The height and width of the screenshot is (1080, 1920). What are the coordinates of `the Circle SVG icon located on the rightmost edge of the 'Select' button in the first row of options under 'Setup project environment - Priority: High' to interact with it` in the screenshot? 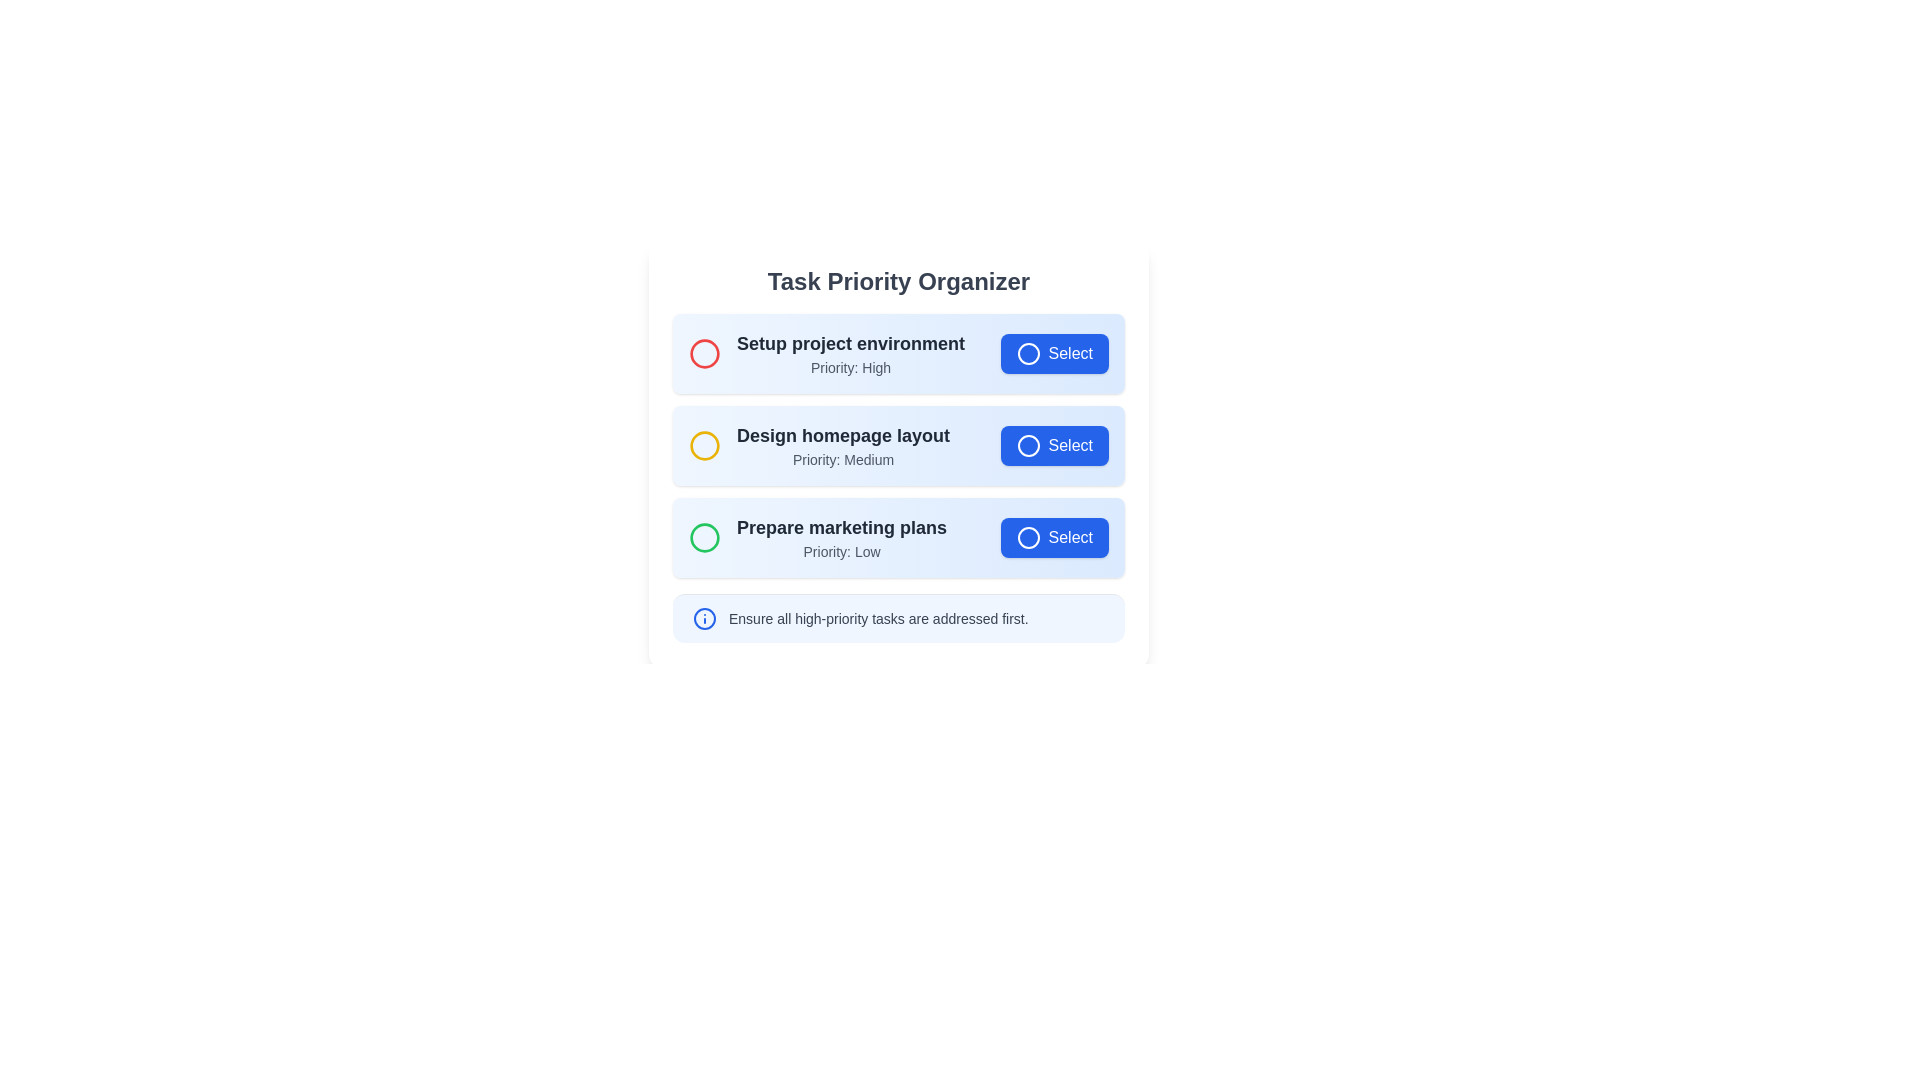 It's located at (1028, 353).